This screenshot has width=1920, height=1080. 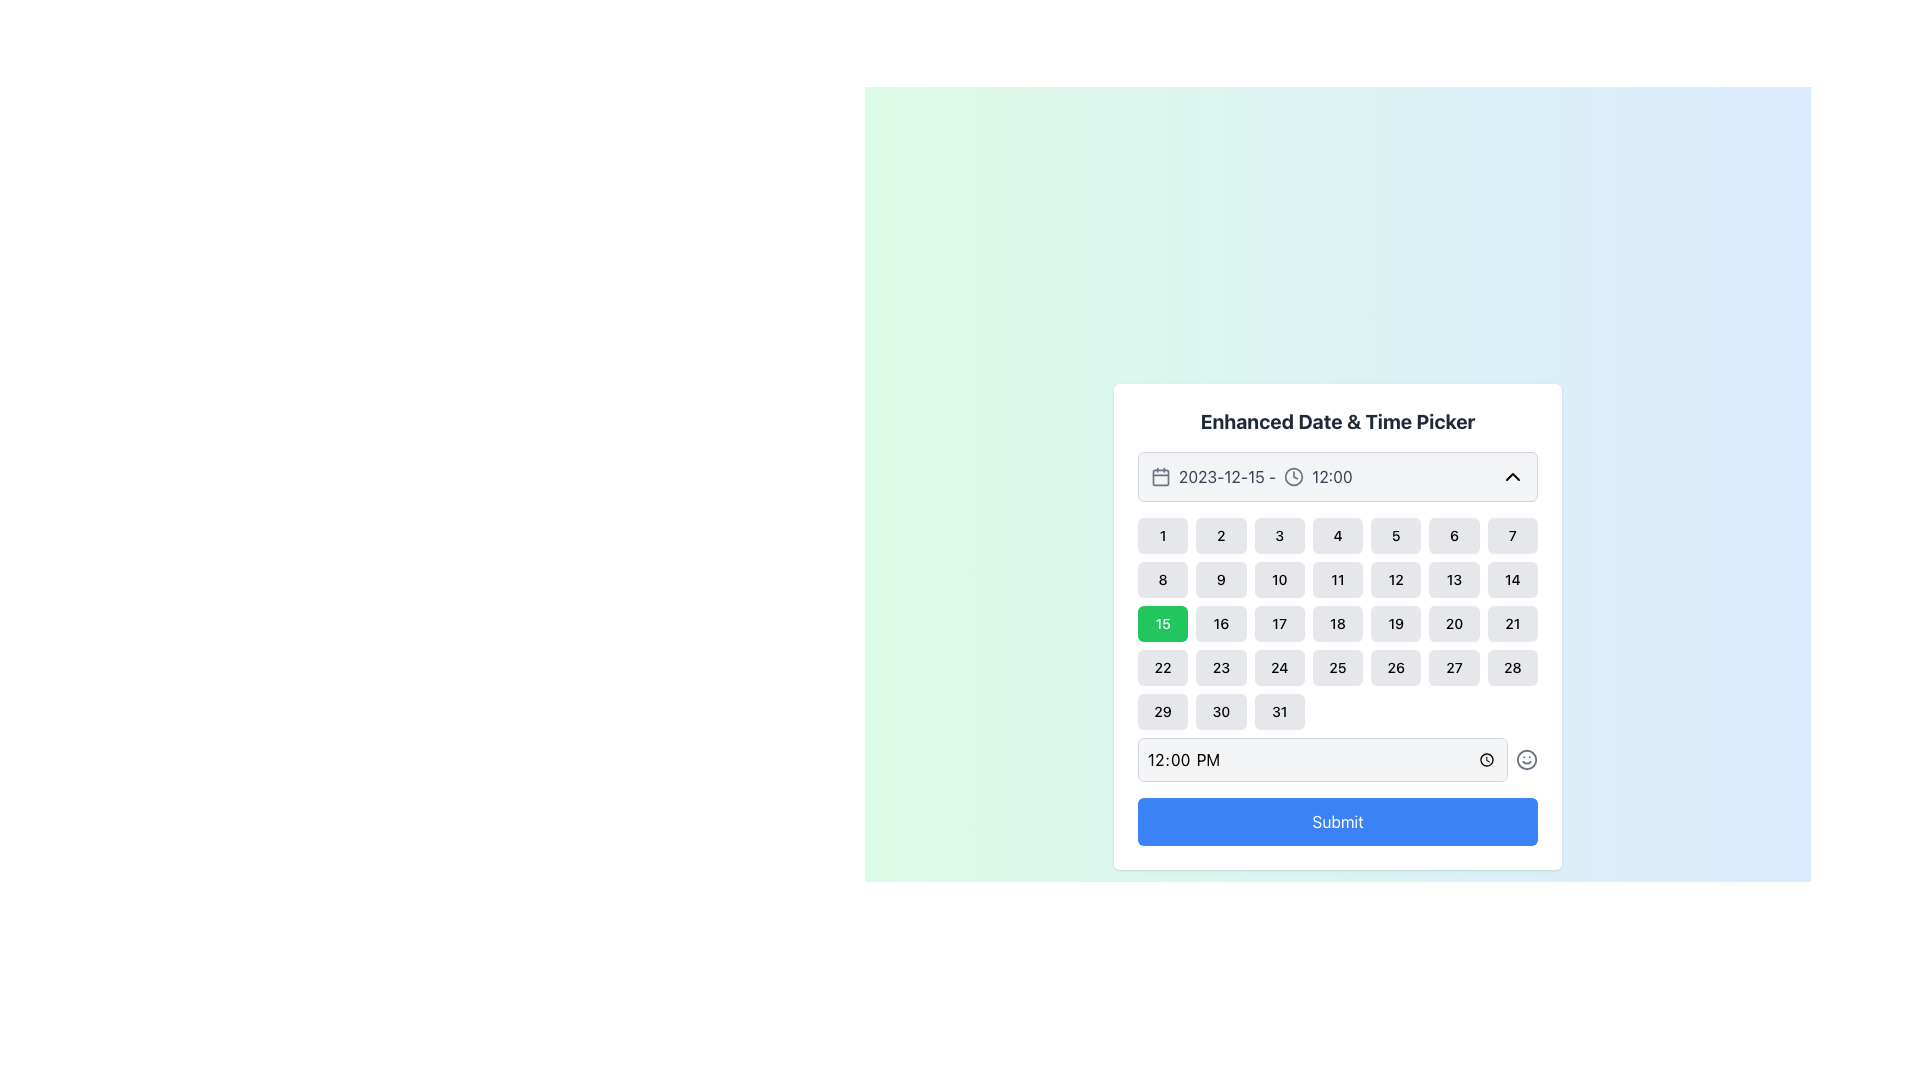 What do you see at coordinates (1338, 579) in the screenshot?
I see `the square button with a rounded border, shaded in light gray, containing the number '11' in black text` at bounding box center [1338, 579].